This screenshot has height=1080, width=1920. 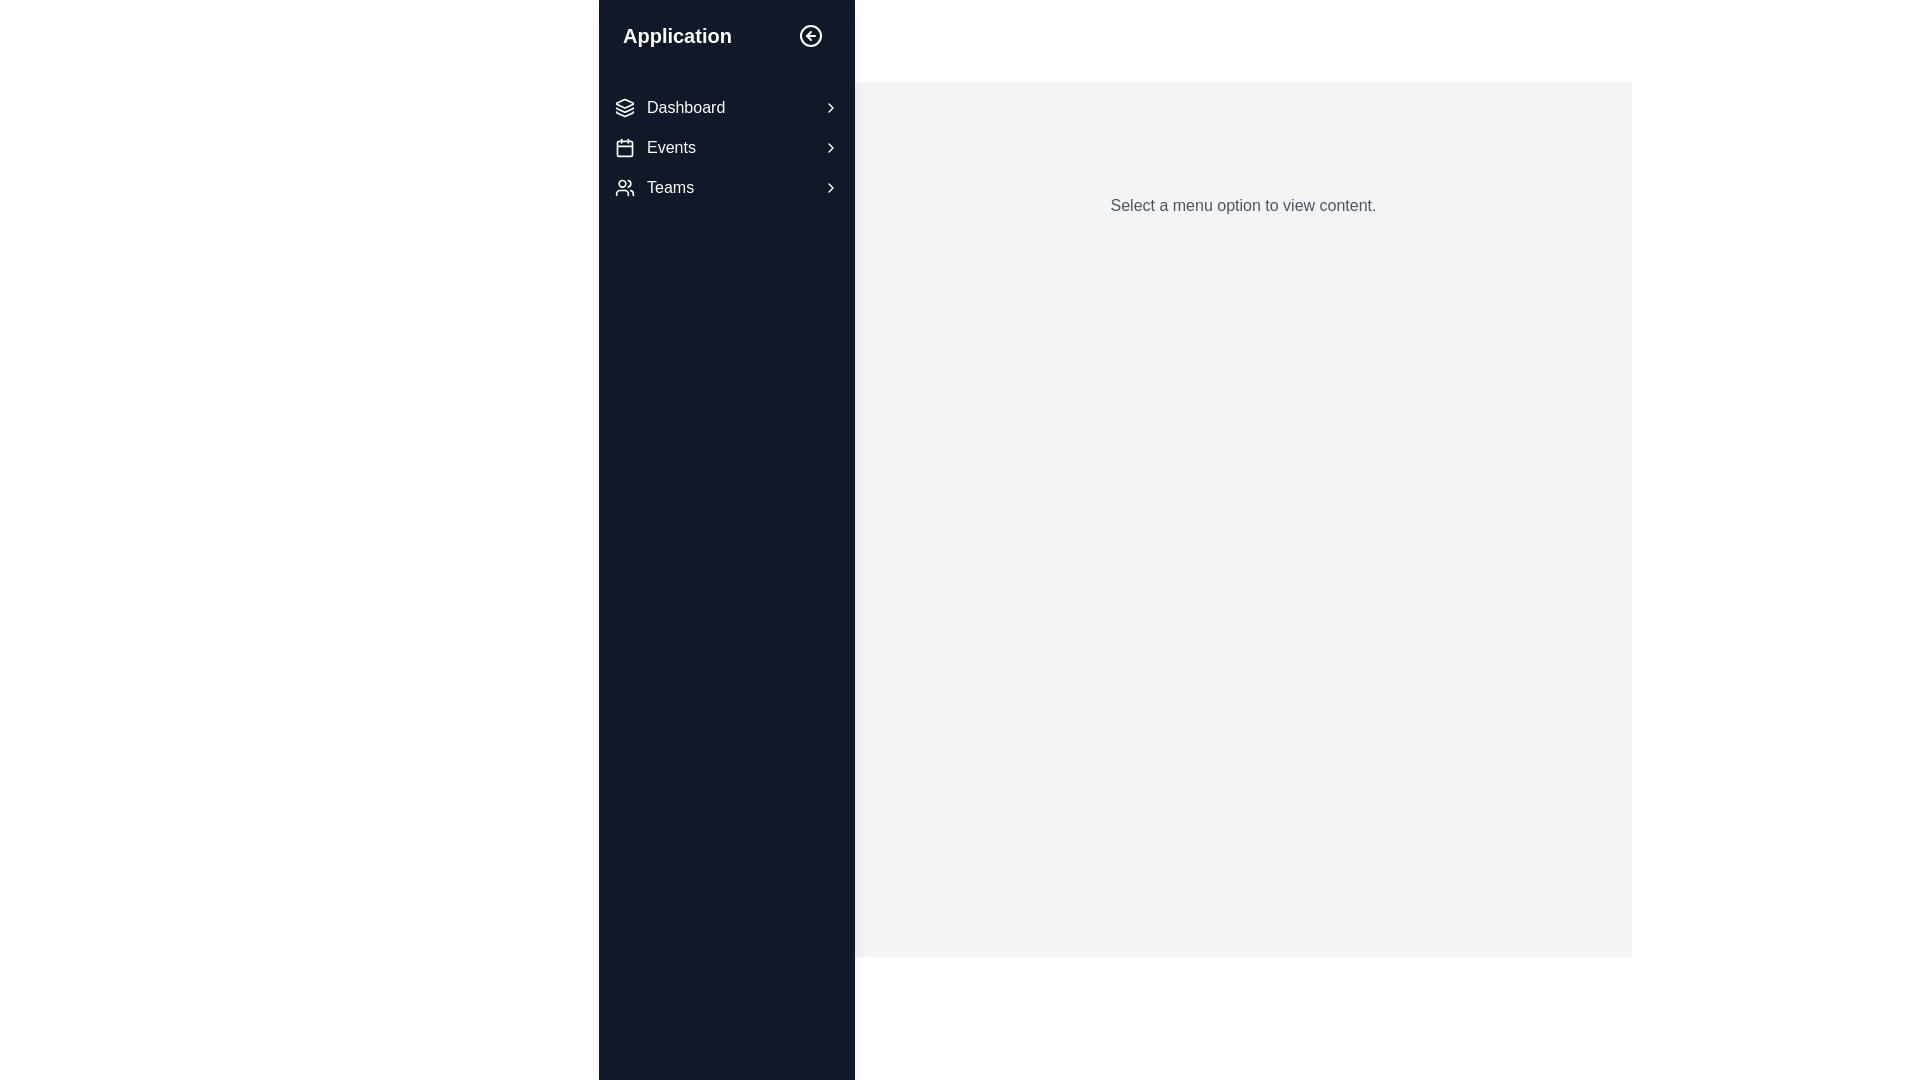 I want to click on the 'Teams' icon in the sidebar menu to trigger the tooltip, so click(x=623, y=188).